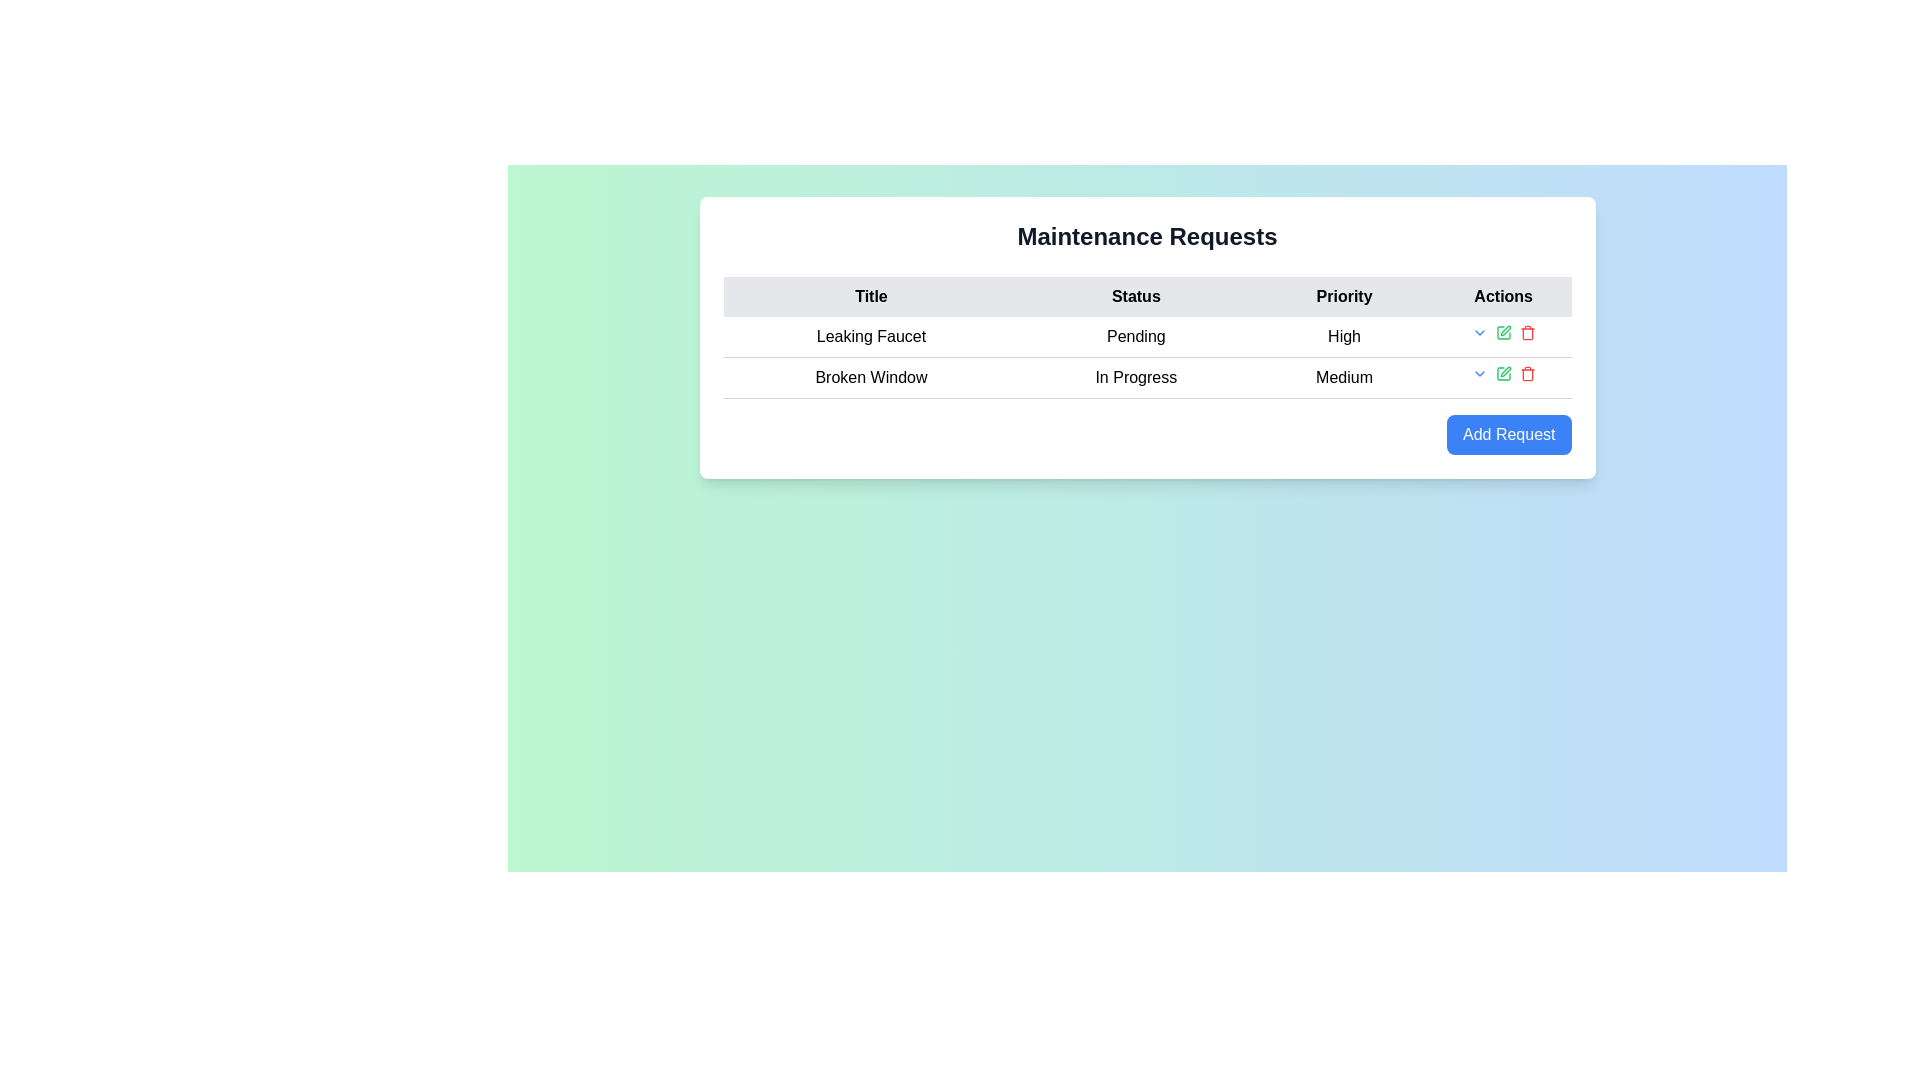 This screenshot has width=1920, height=1080. What do you see at coordinates (1509, 434) in the screenshot?
I see `the blue rectangular button labeled 'Add Request' located at the bottom right corner of the 'Maintenance Requests' panel to initiate adding a request` at bounding box center [1509, 434].